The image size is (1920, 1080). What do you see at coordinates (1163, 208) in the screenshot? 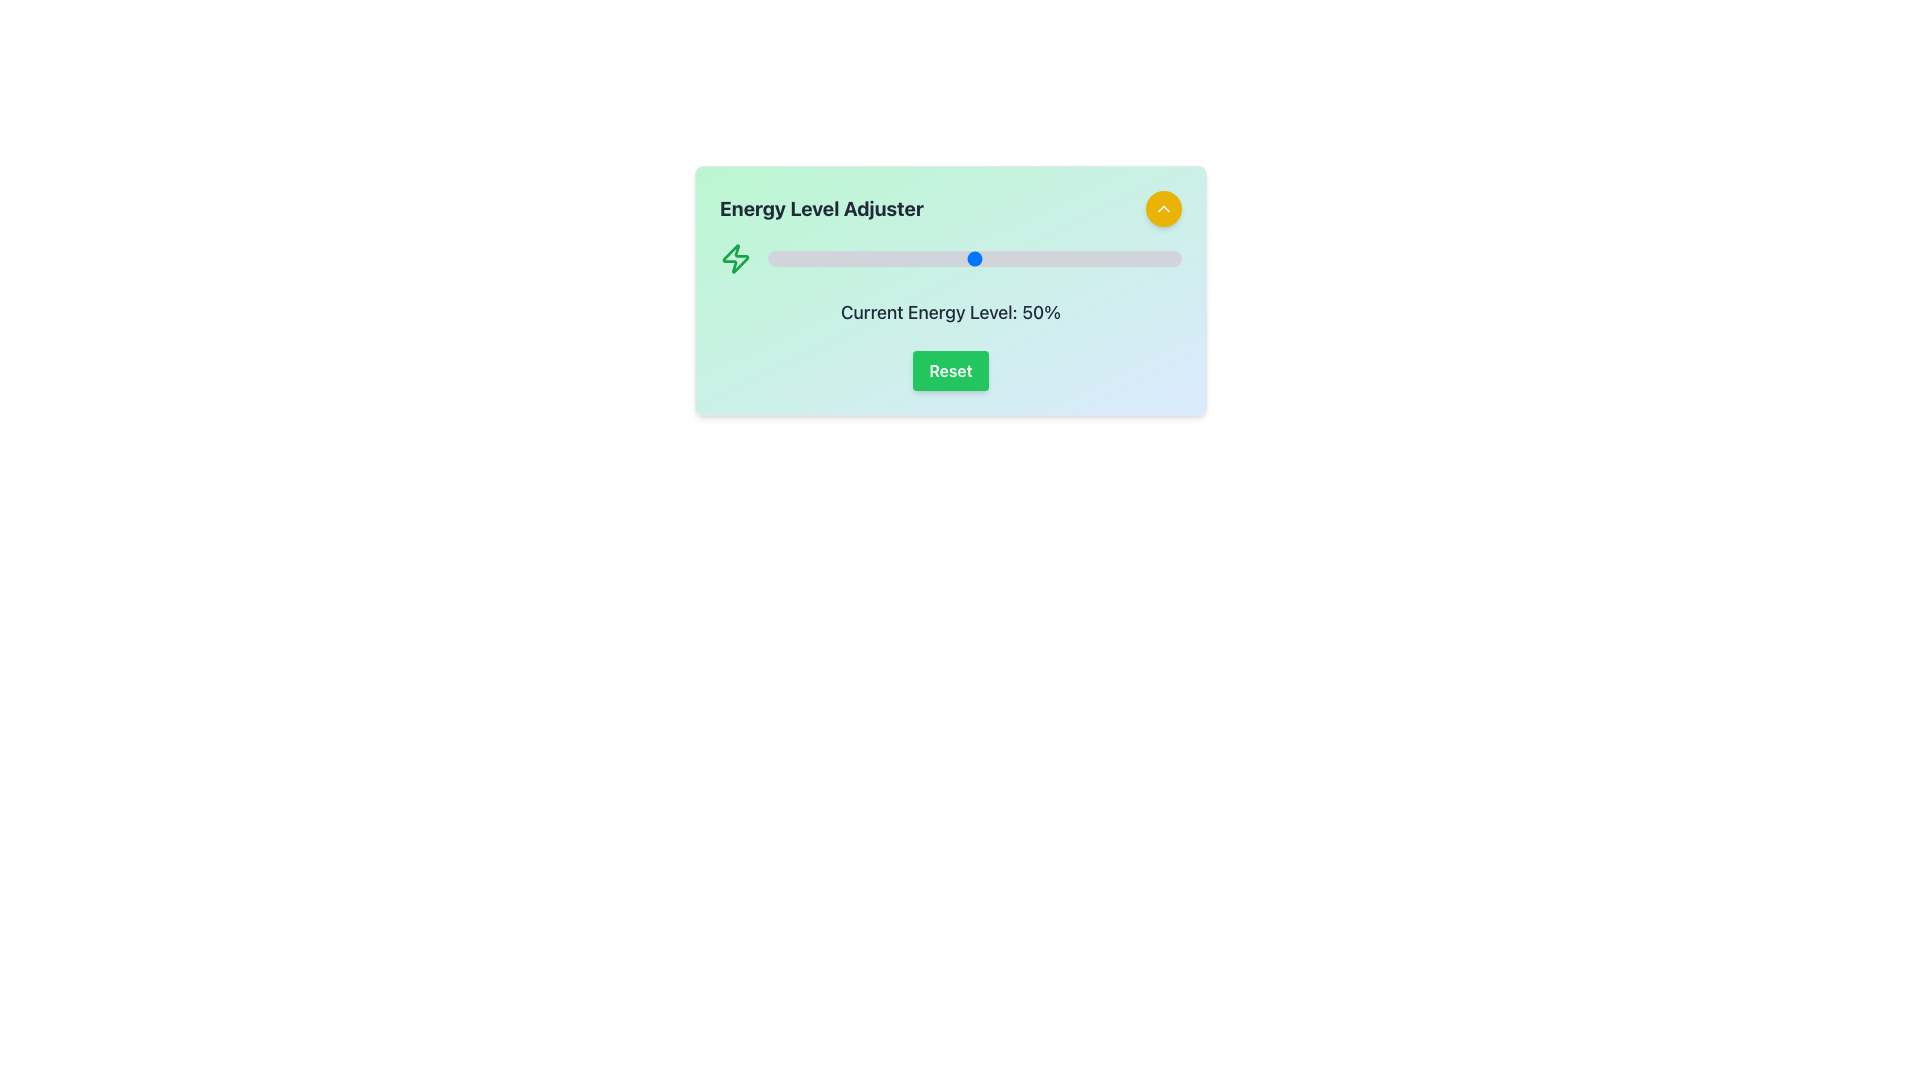
I see `the chevron icon in the circular yellow button located at the top-right corner of the card layout` at bounding box center [1163, 208].